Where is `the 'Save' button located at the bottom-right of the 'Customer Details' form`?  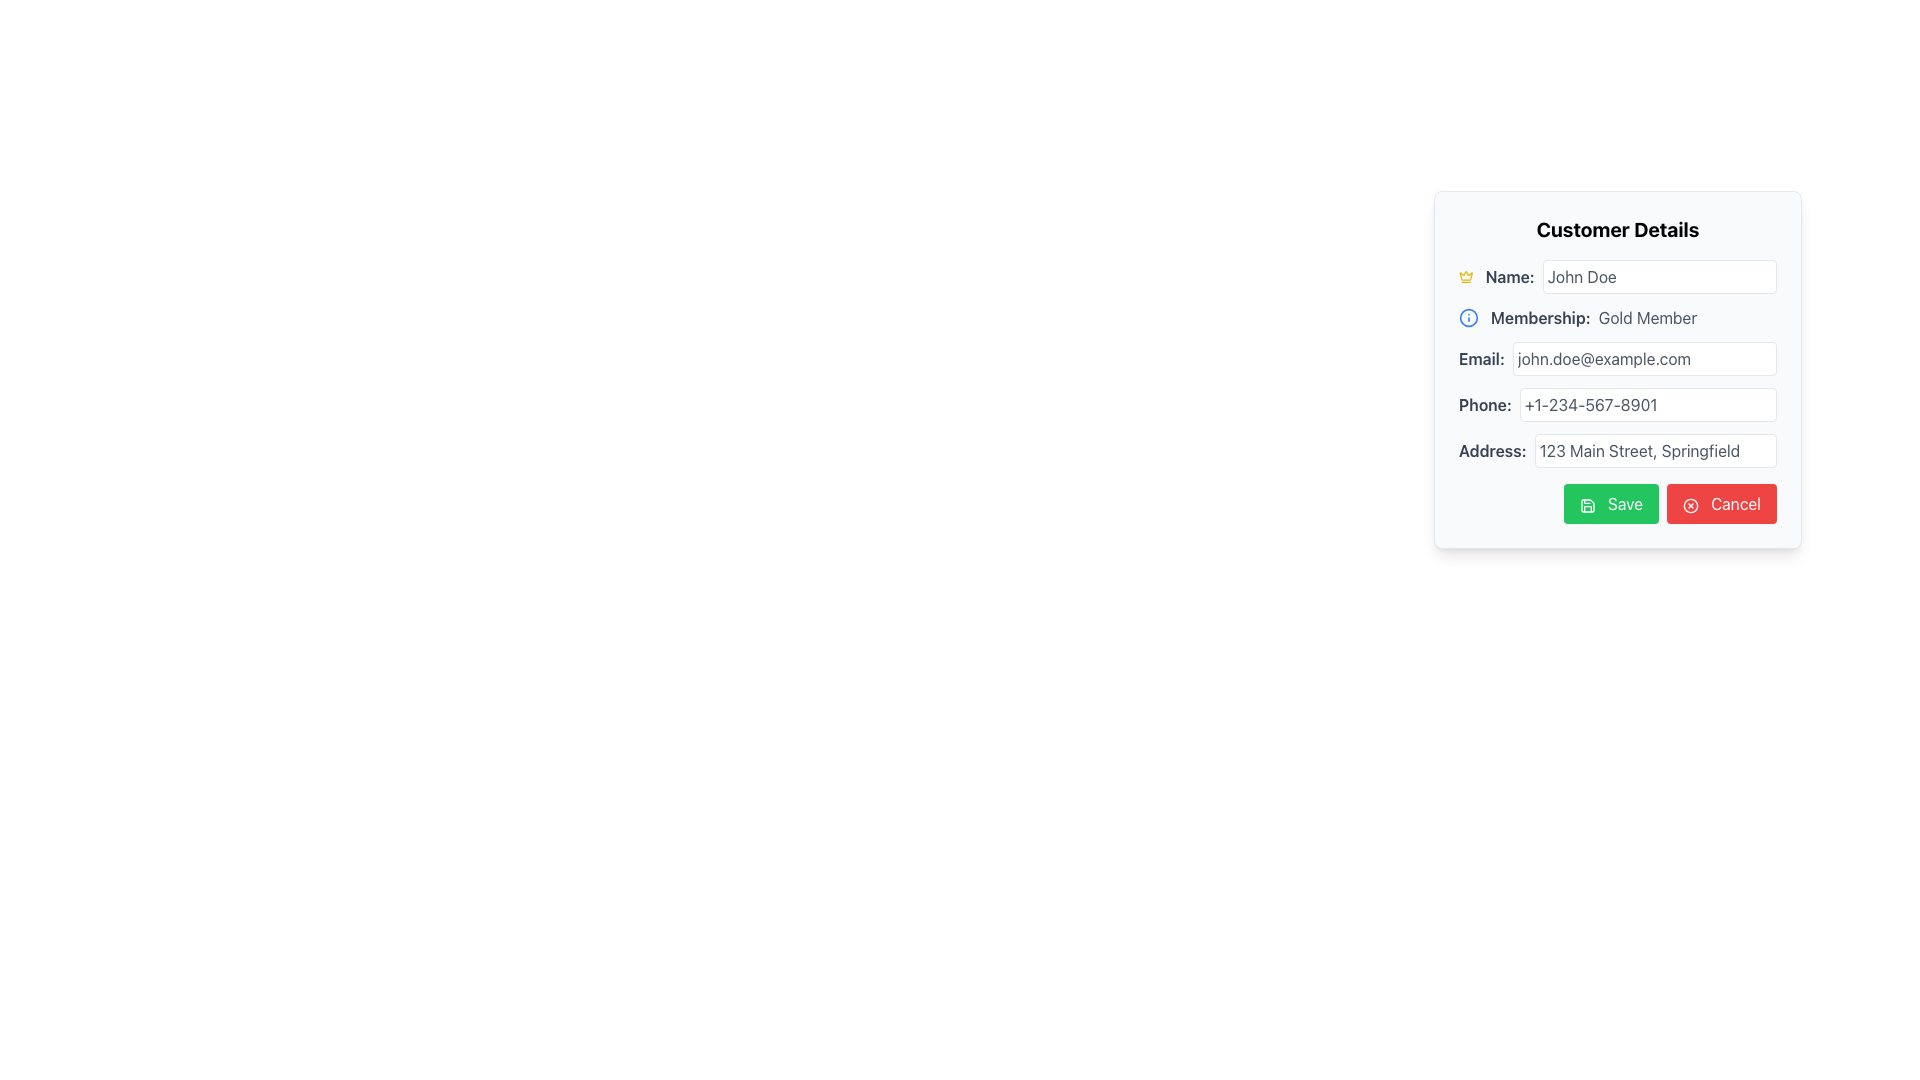 the 'Save' button located at the bottom-right of the 'Customer Details' form is located at coordinates (1611, 503).